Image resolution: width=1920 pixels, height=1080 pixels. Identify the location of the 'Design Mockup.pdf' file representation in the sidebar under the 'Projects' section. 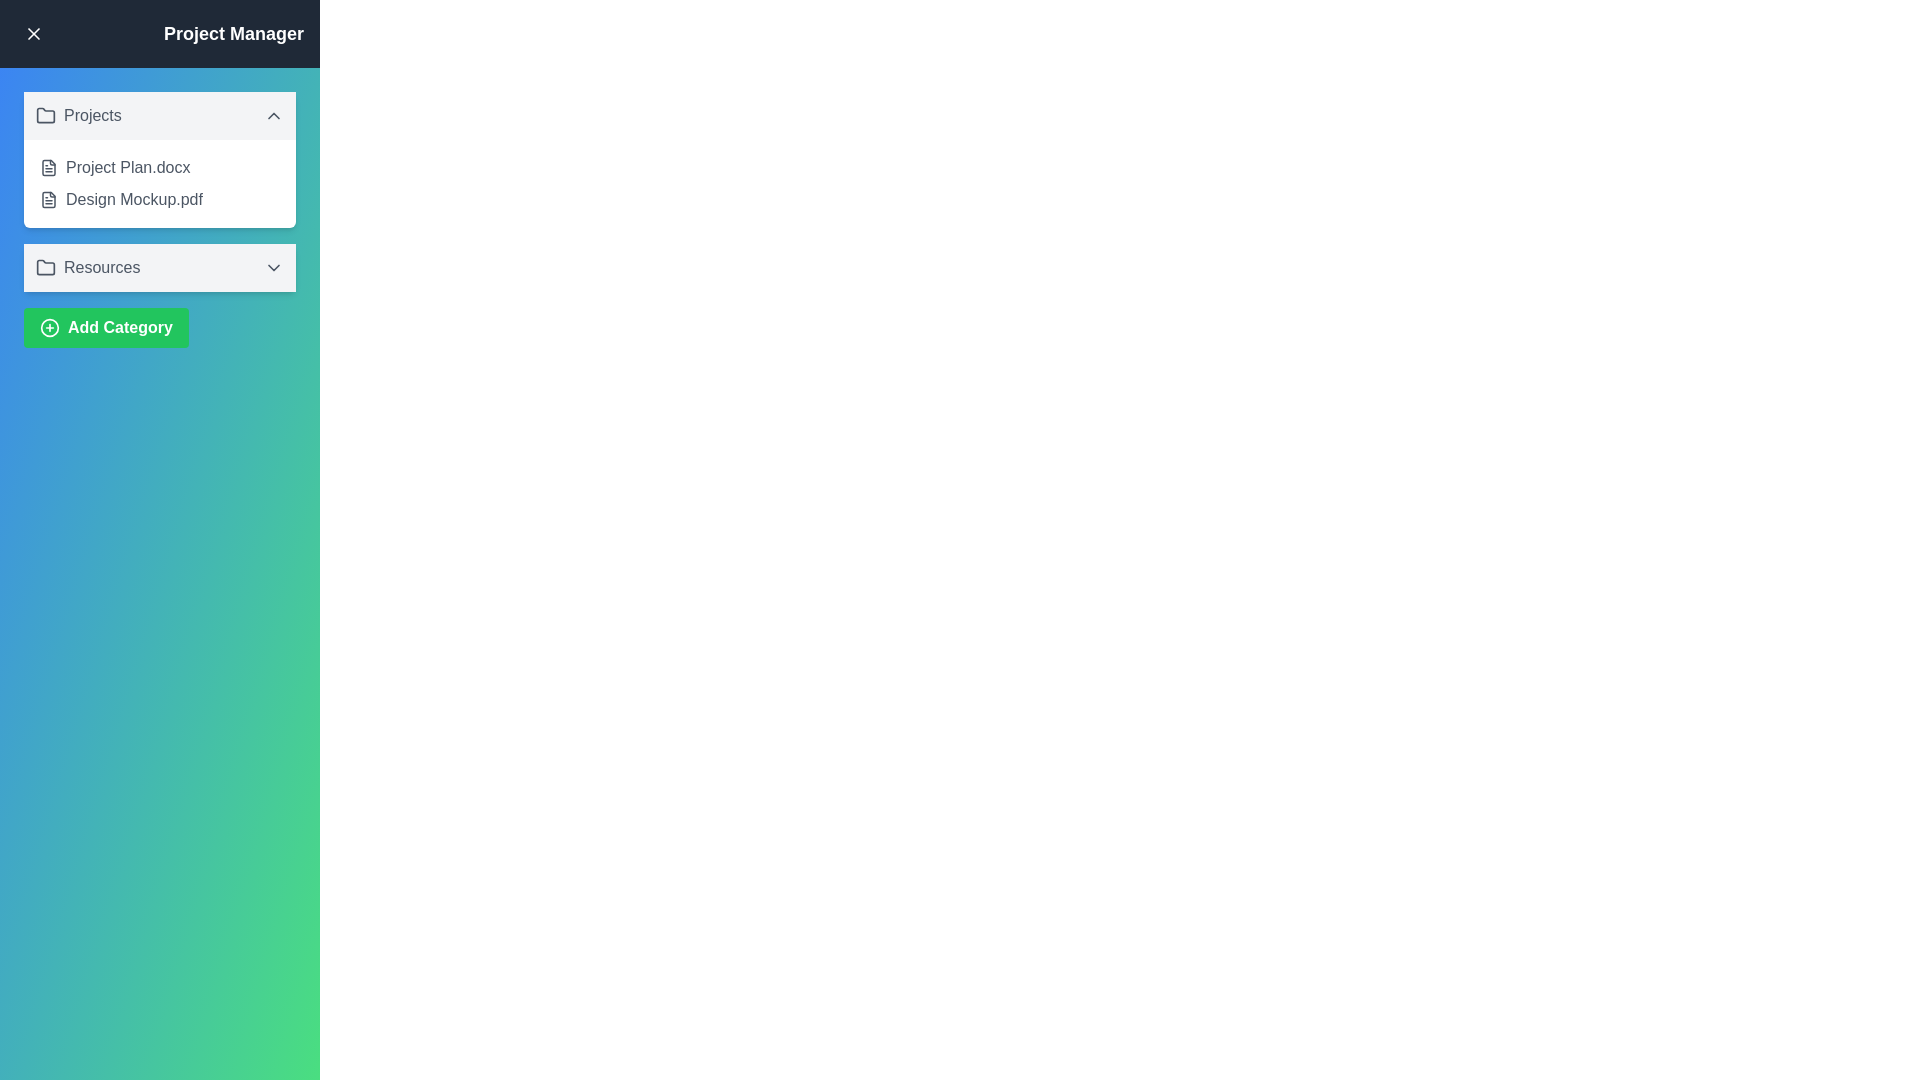
(158, 200).